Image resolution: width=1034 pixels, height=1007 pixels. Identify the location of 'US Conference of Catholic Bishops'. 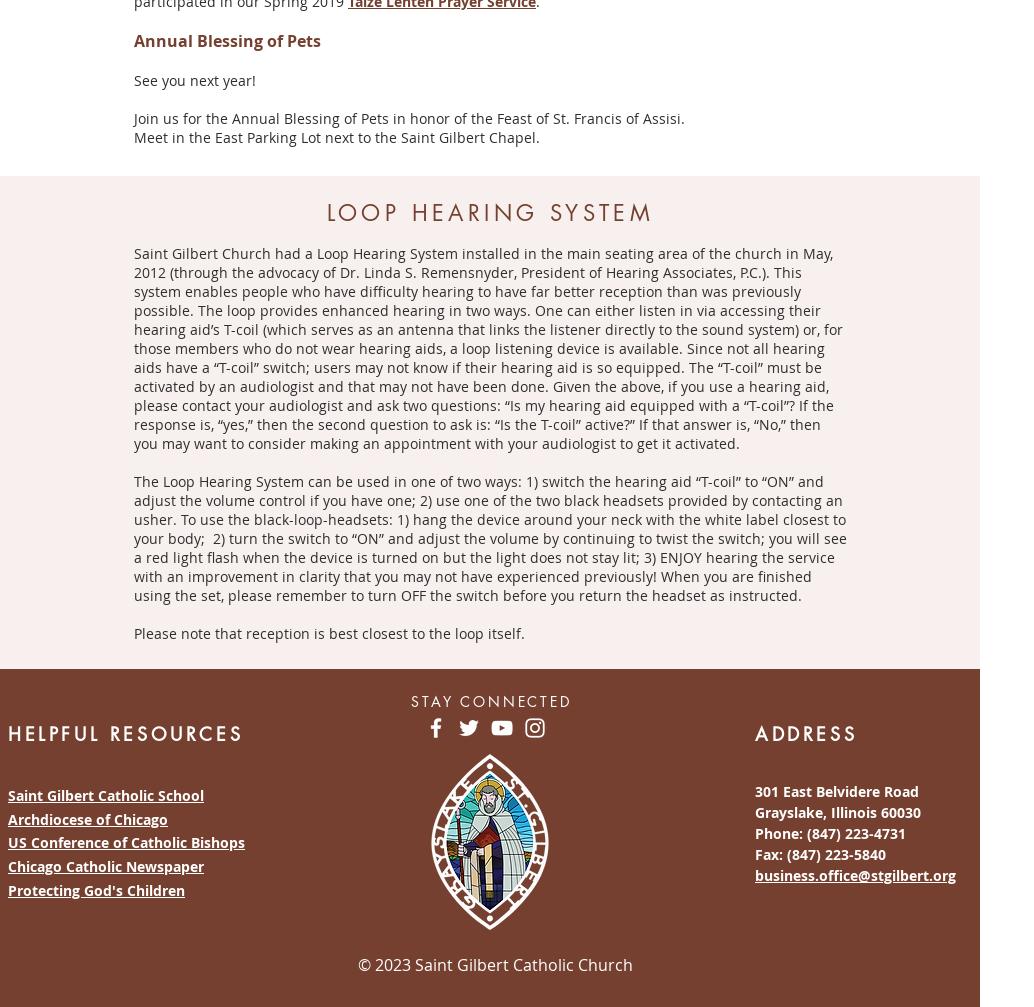
(126, 841).